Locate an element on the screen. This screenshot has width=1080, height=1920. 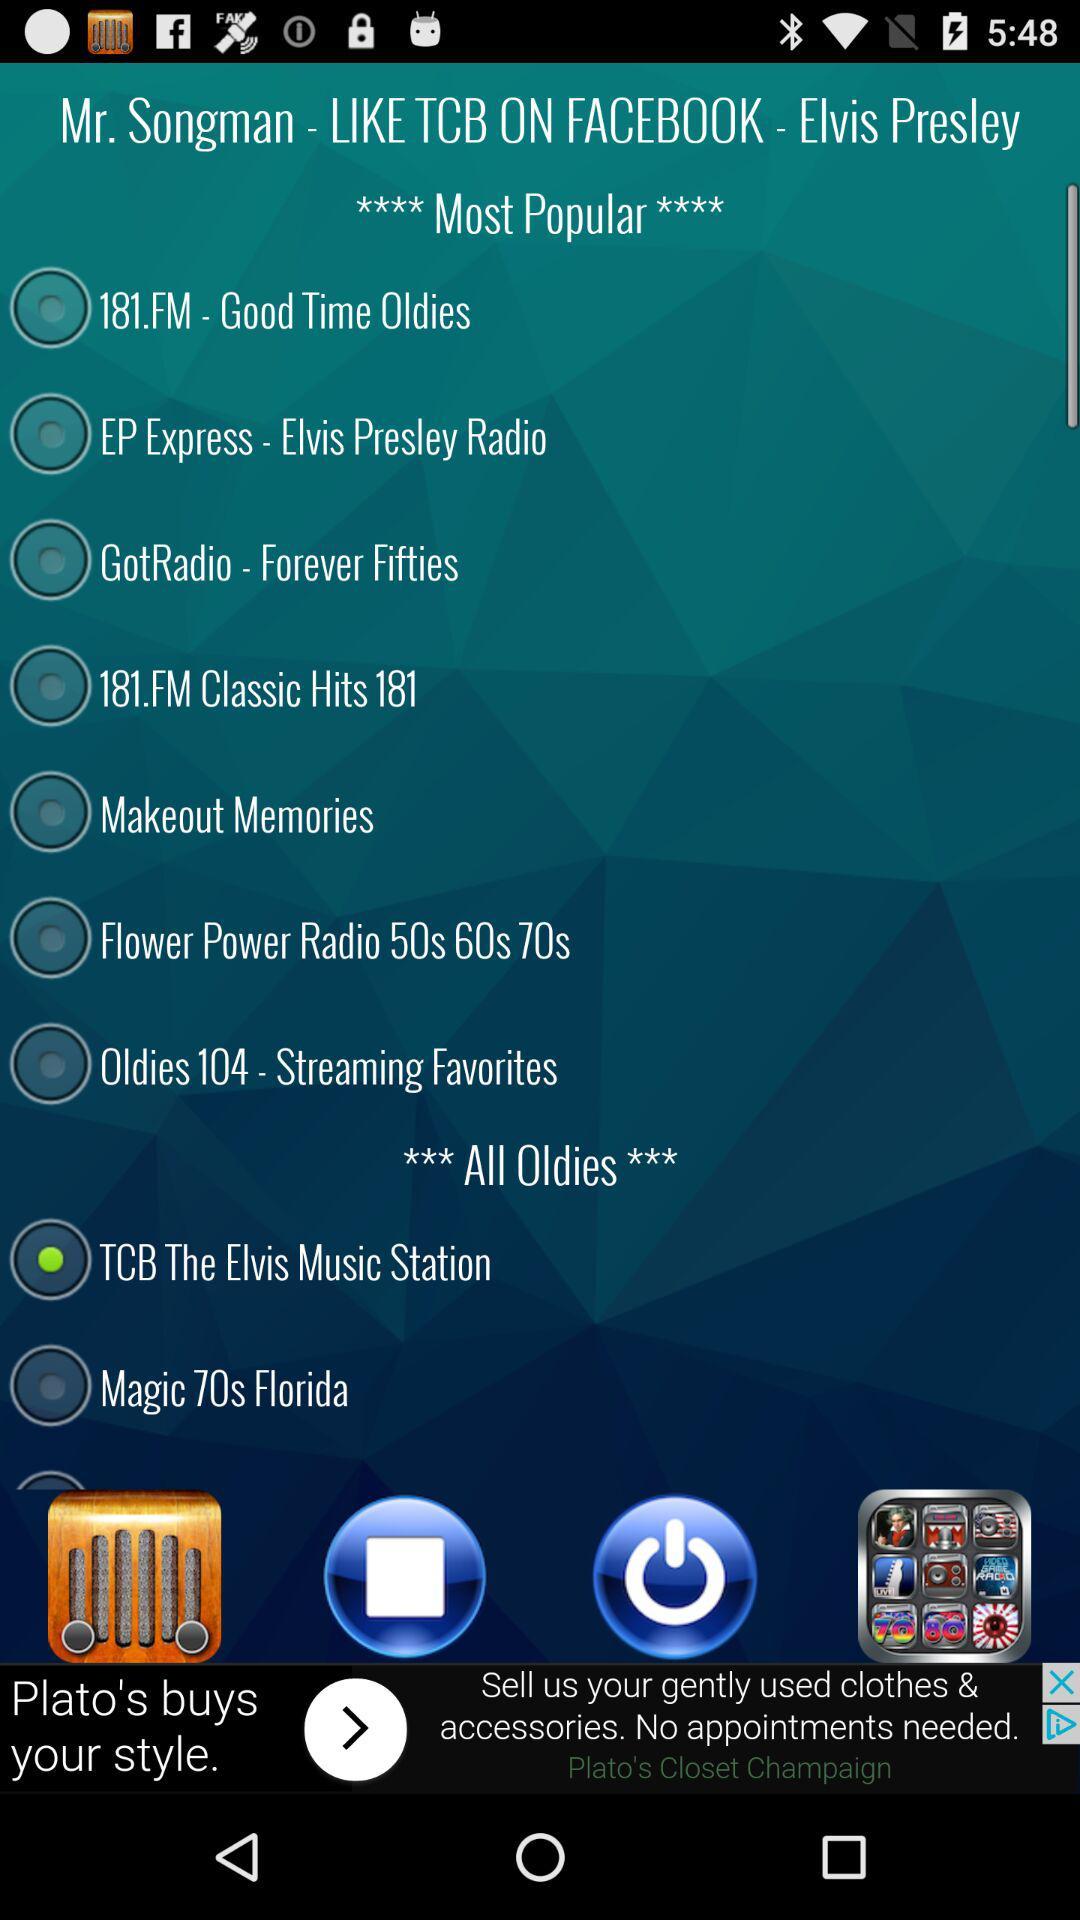
stop is located at coordinates (405, 1575).